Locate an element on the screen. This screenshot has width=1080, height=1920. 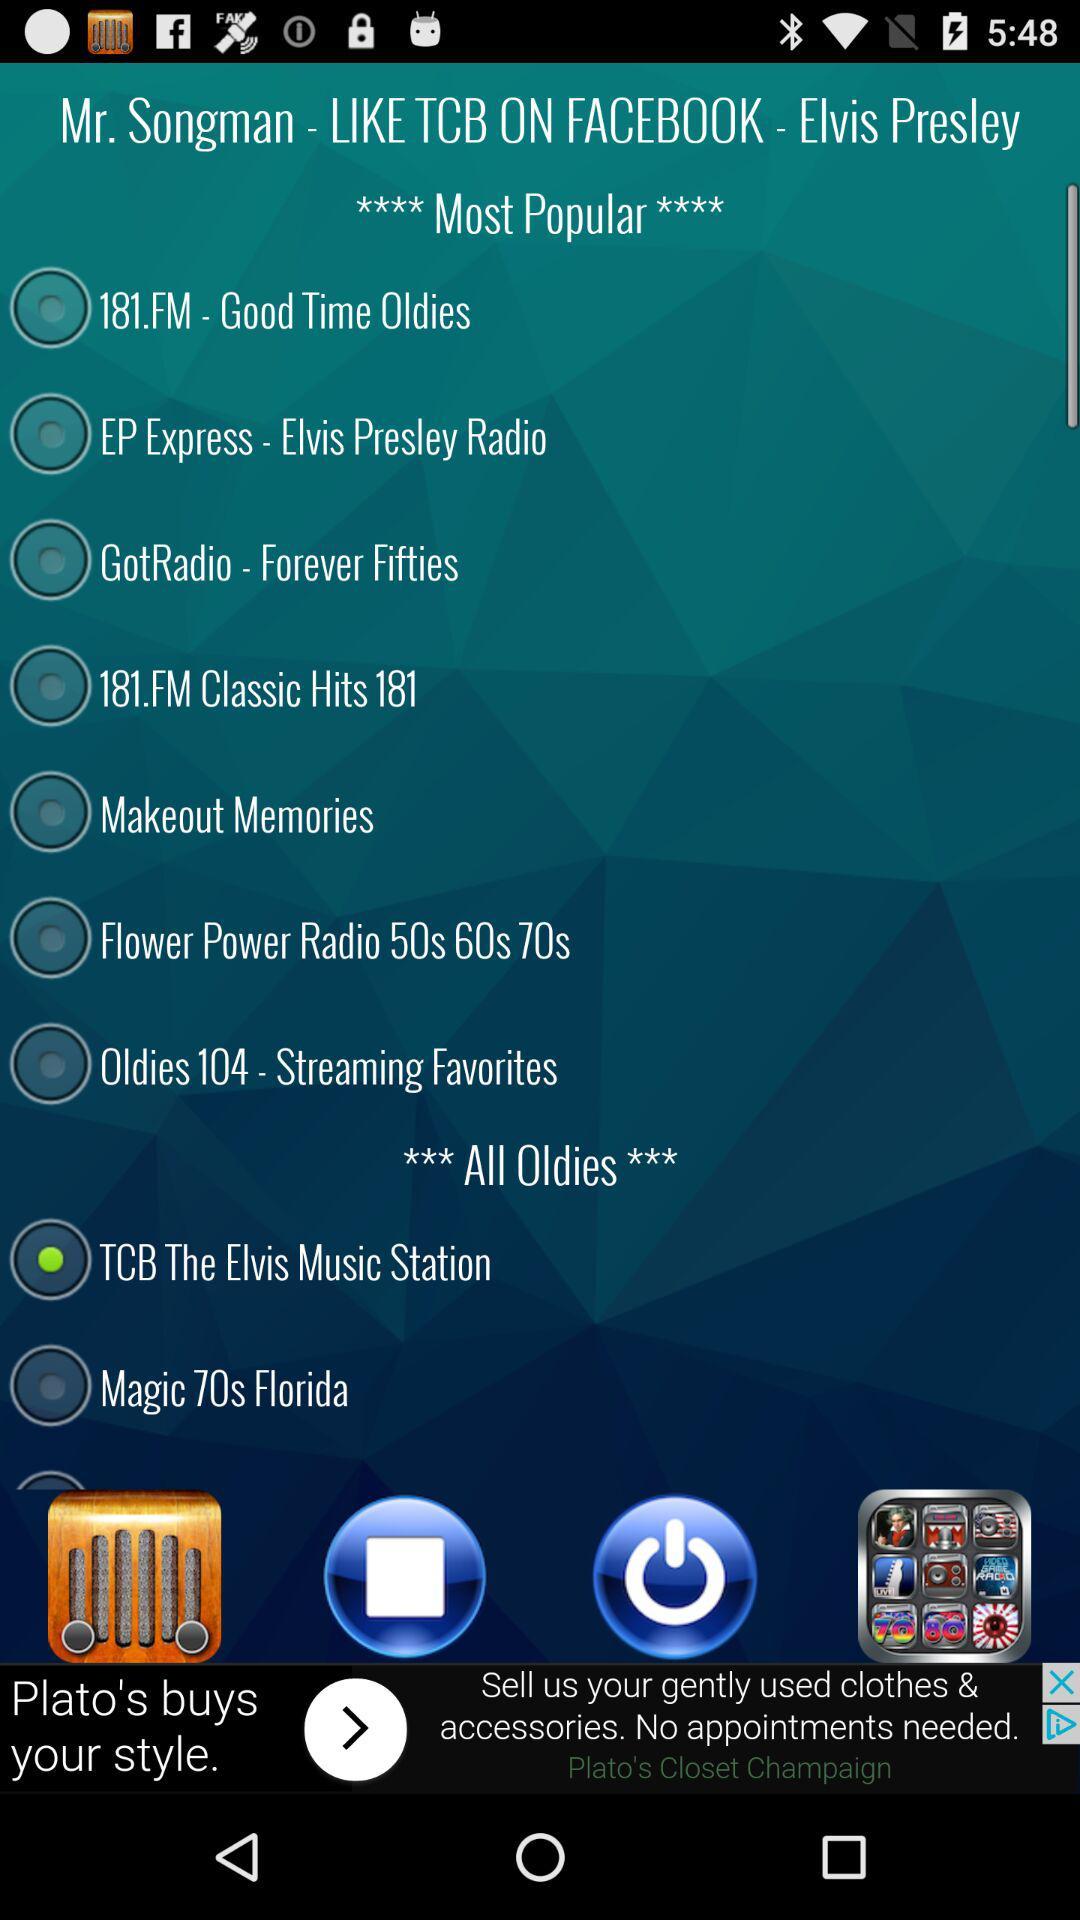
stop is located at coordinates (405, 1575).